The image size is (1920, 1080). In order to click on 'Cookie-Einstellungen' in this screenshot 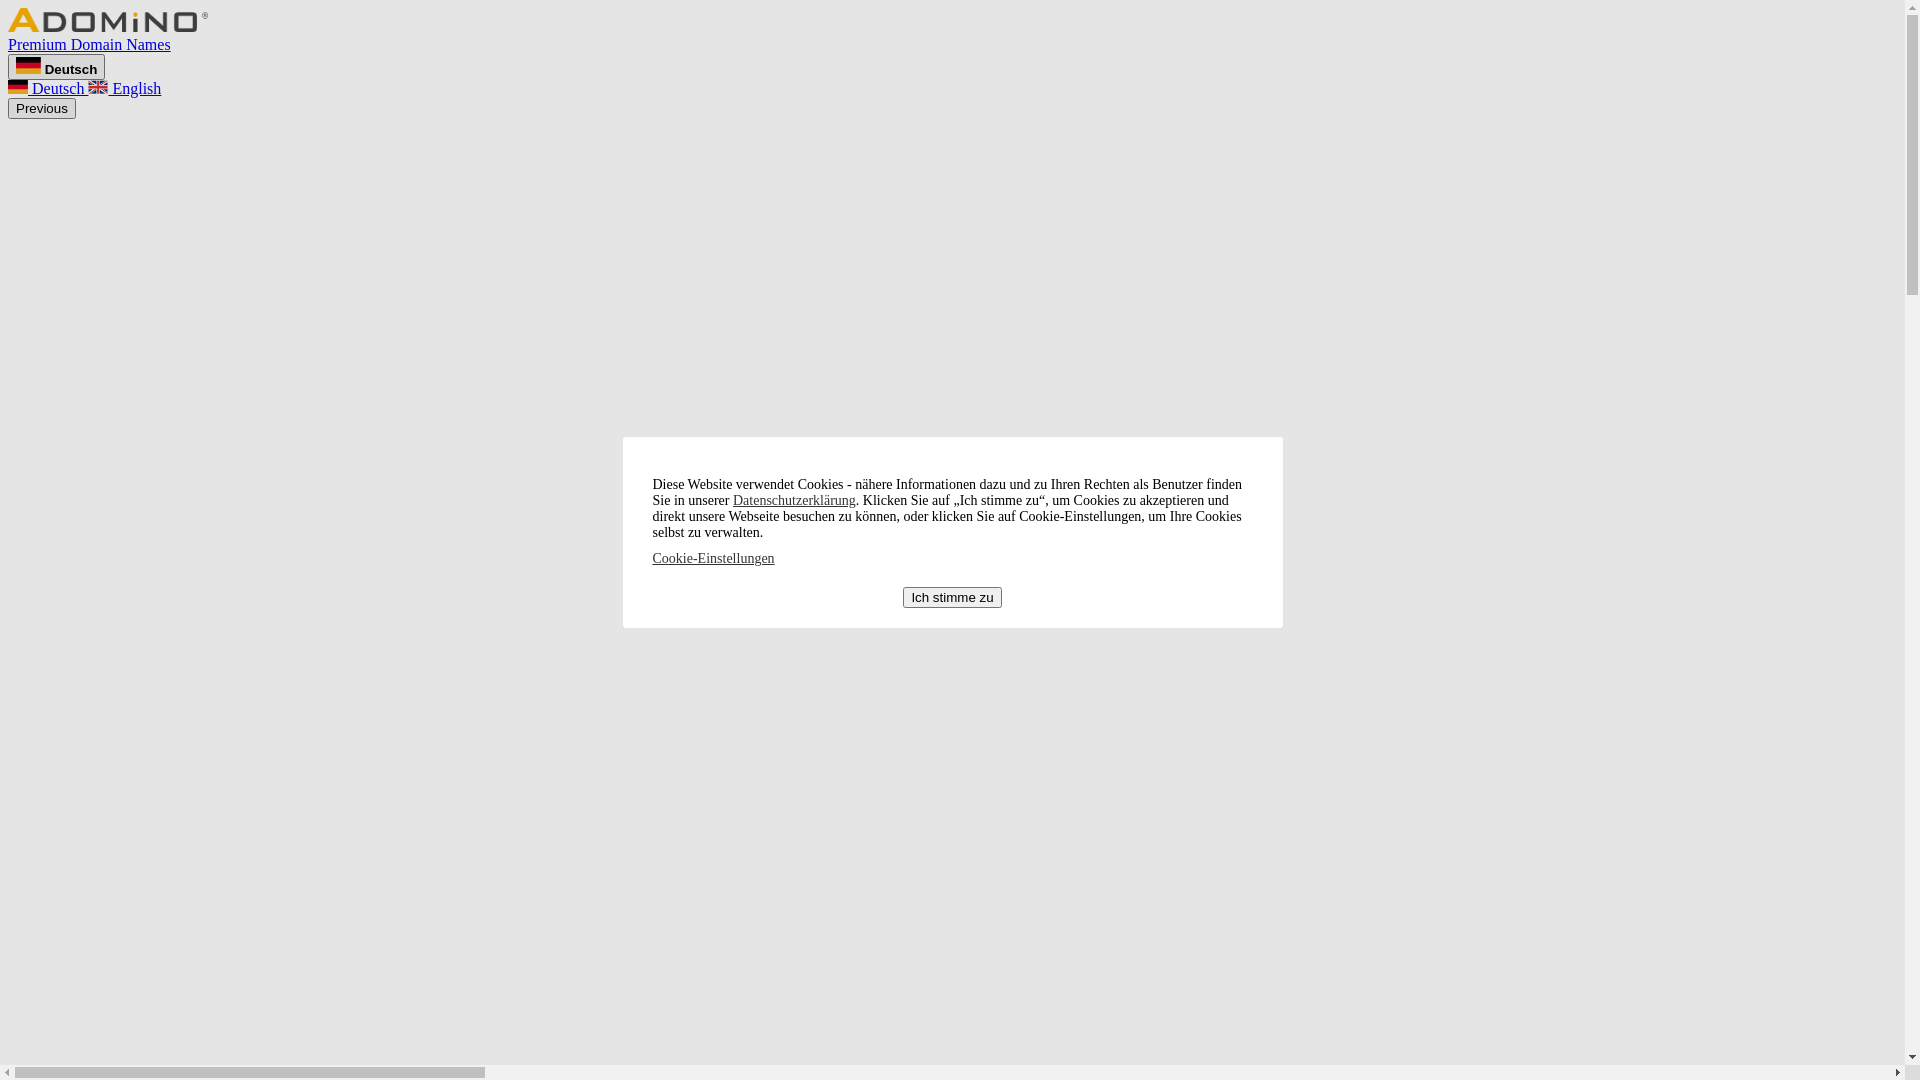, I will do `click(713, 558)`.